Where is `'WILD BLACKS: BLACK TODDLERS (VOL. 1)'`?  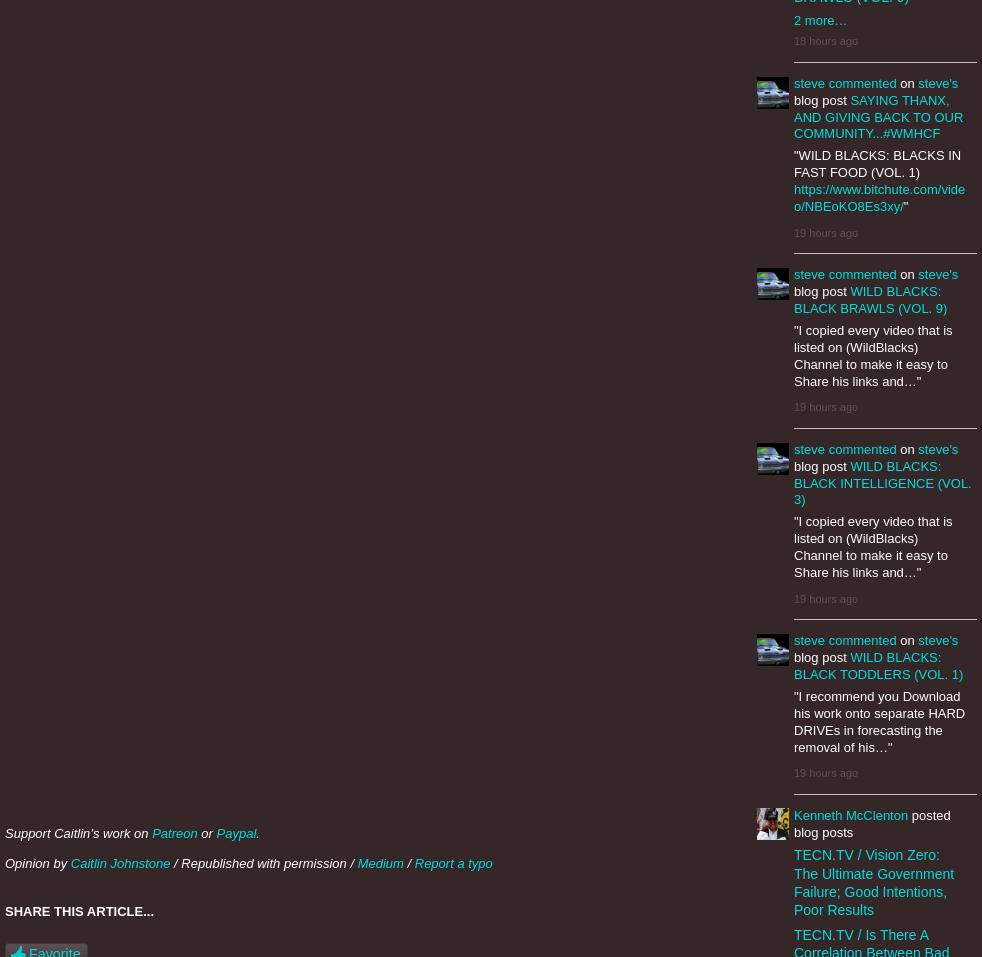
'WILD BLACKS: BLACK TODDLERS (VOL. 1)' is located at coordinates (878, 664).